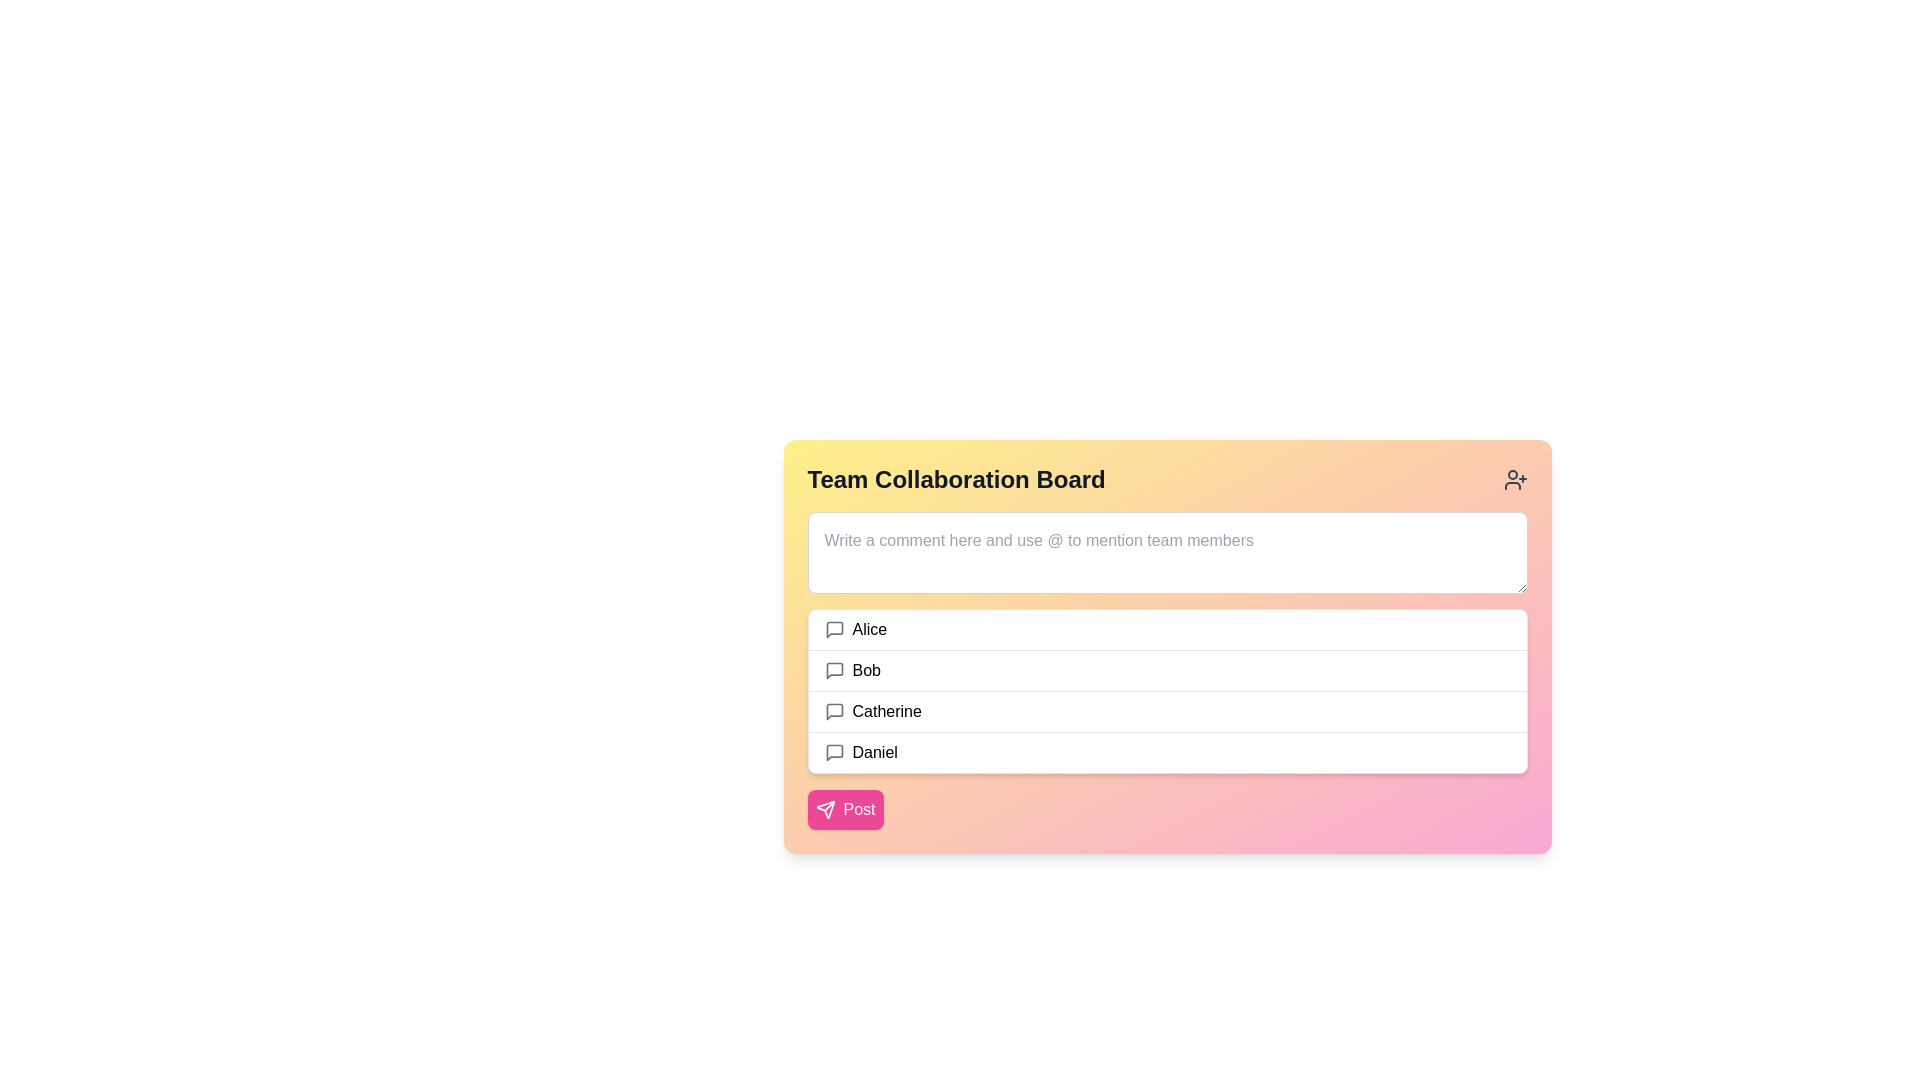  What do you see at coordinates (834, 711) in the screenshot?
I see `the gray speech bubble icon that signifies comments or messages, located to the left of the text 'Catherine' in the 'Team Collaboration Board'` at bounding box center [834, 711].